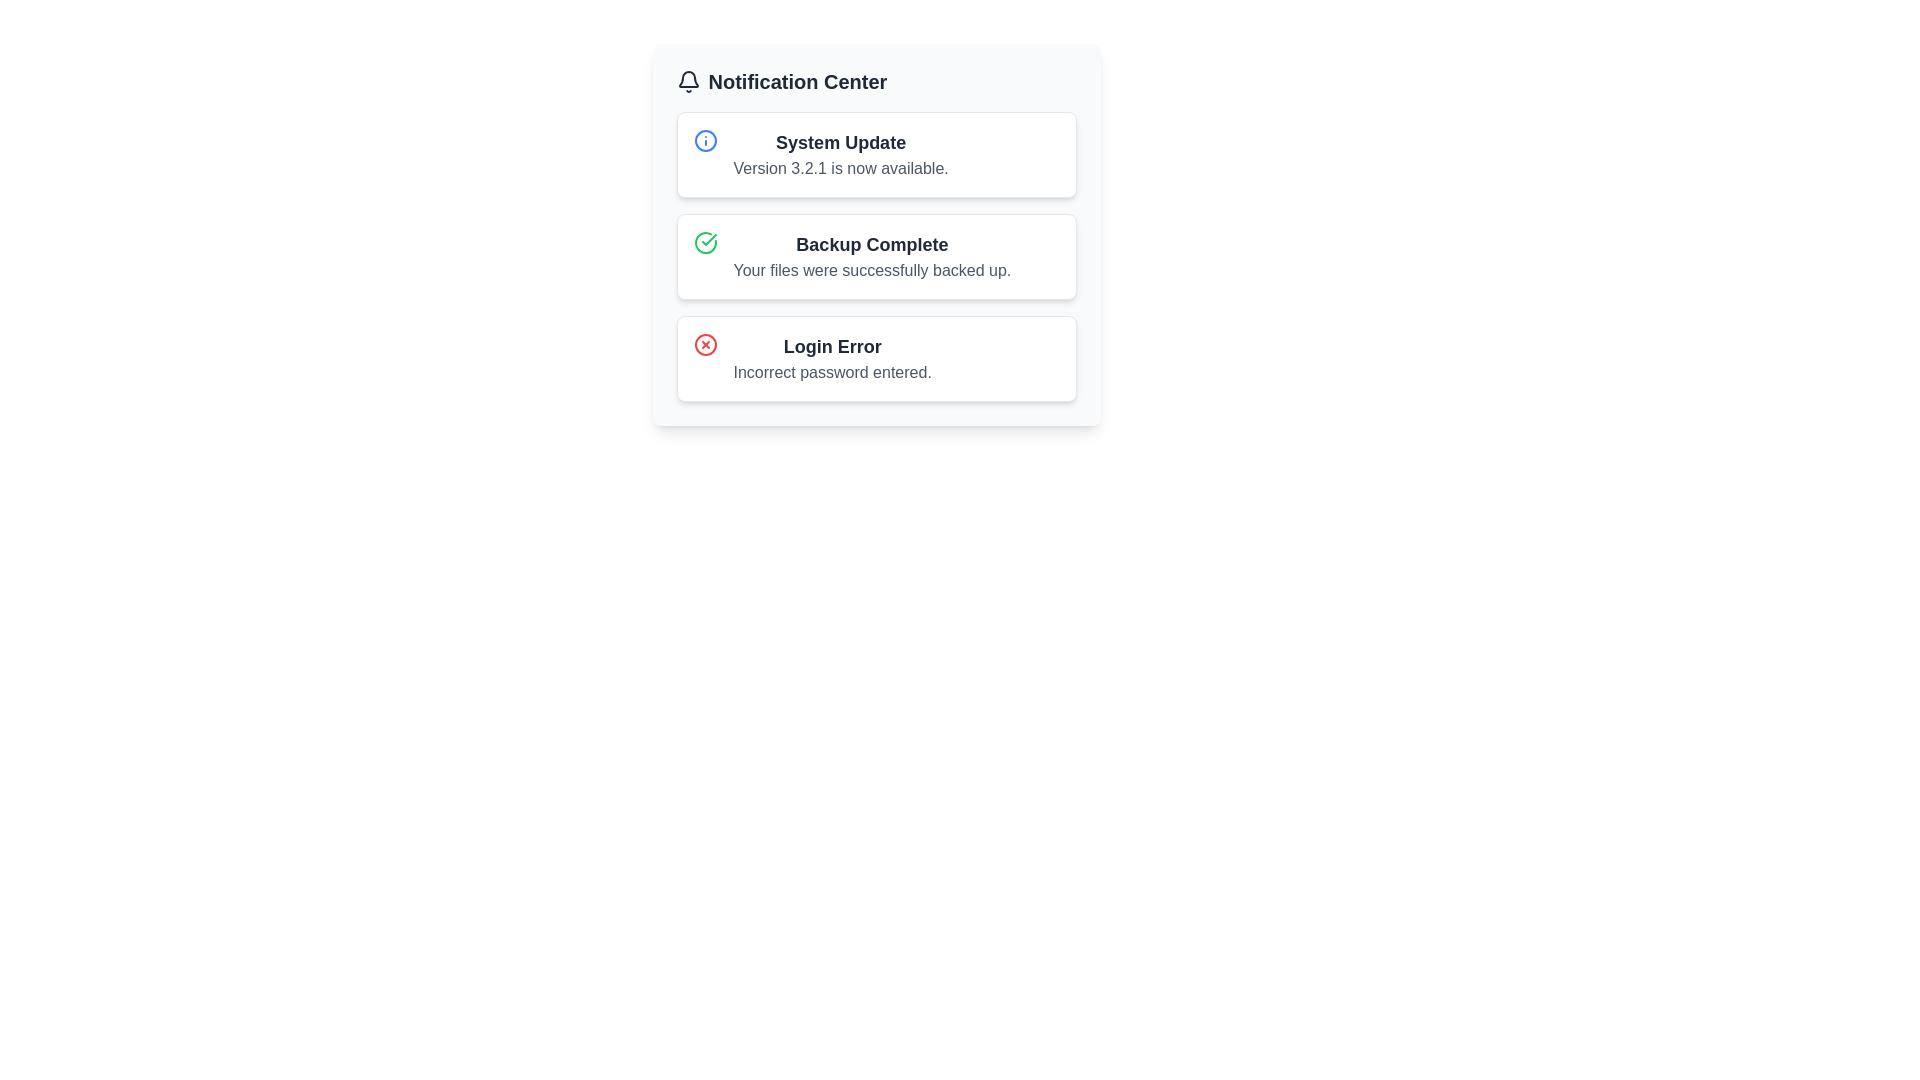  I want to click on the 'System Update' notification at the top of the Notification Center, which states 'Version 3.2.1 is now available.', so click(841, 153).